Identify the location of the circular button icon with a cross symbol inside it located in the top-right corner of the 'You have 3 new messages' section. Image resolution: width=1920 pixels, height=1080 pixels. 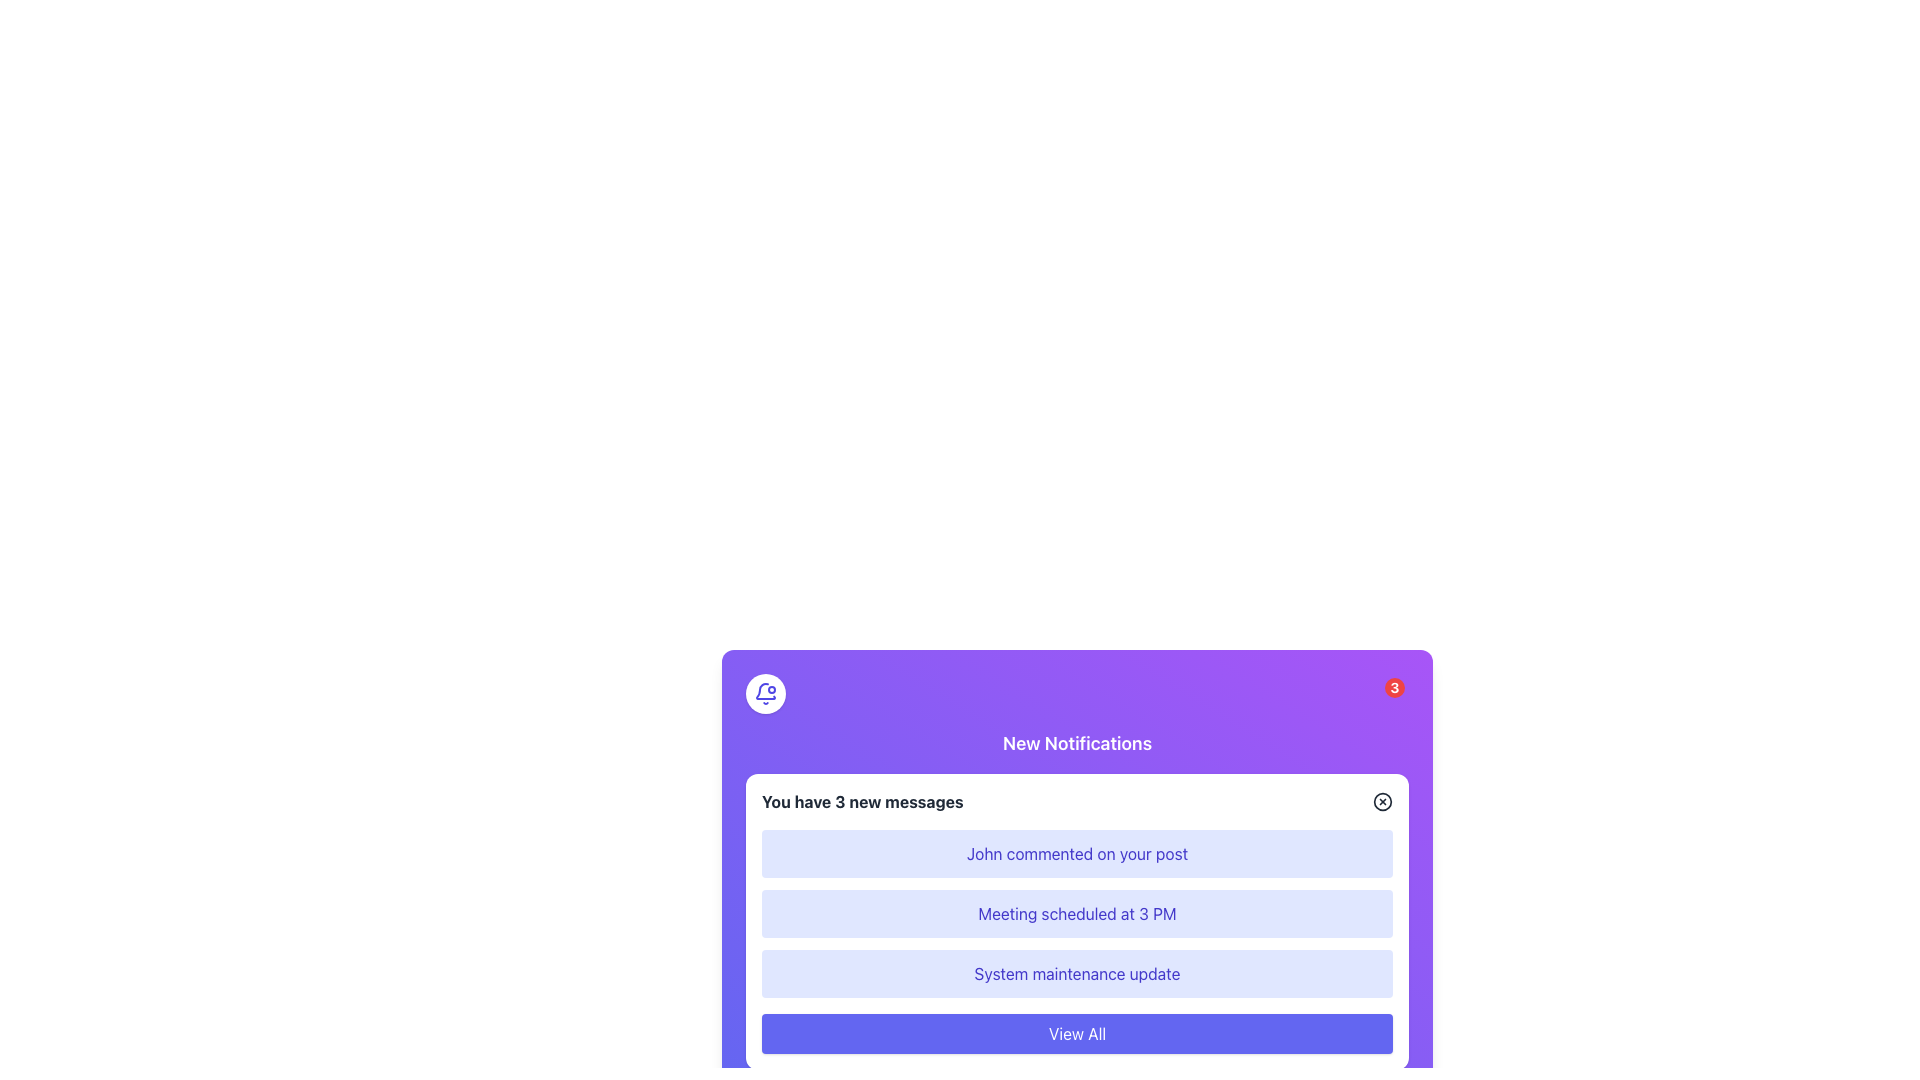
(1381, 801).